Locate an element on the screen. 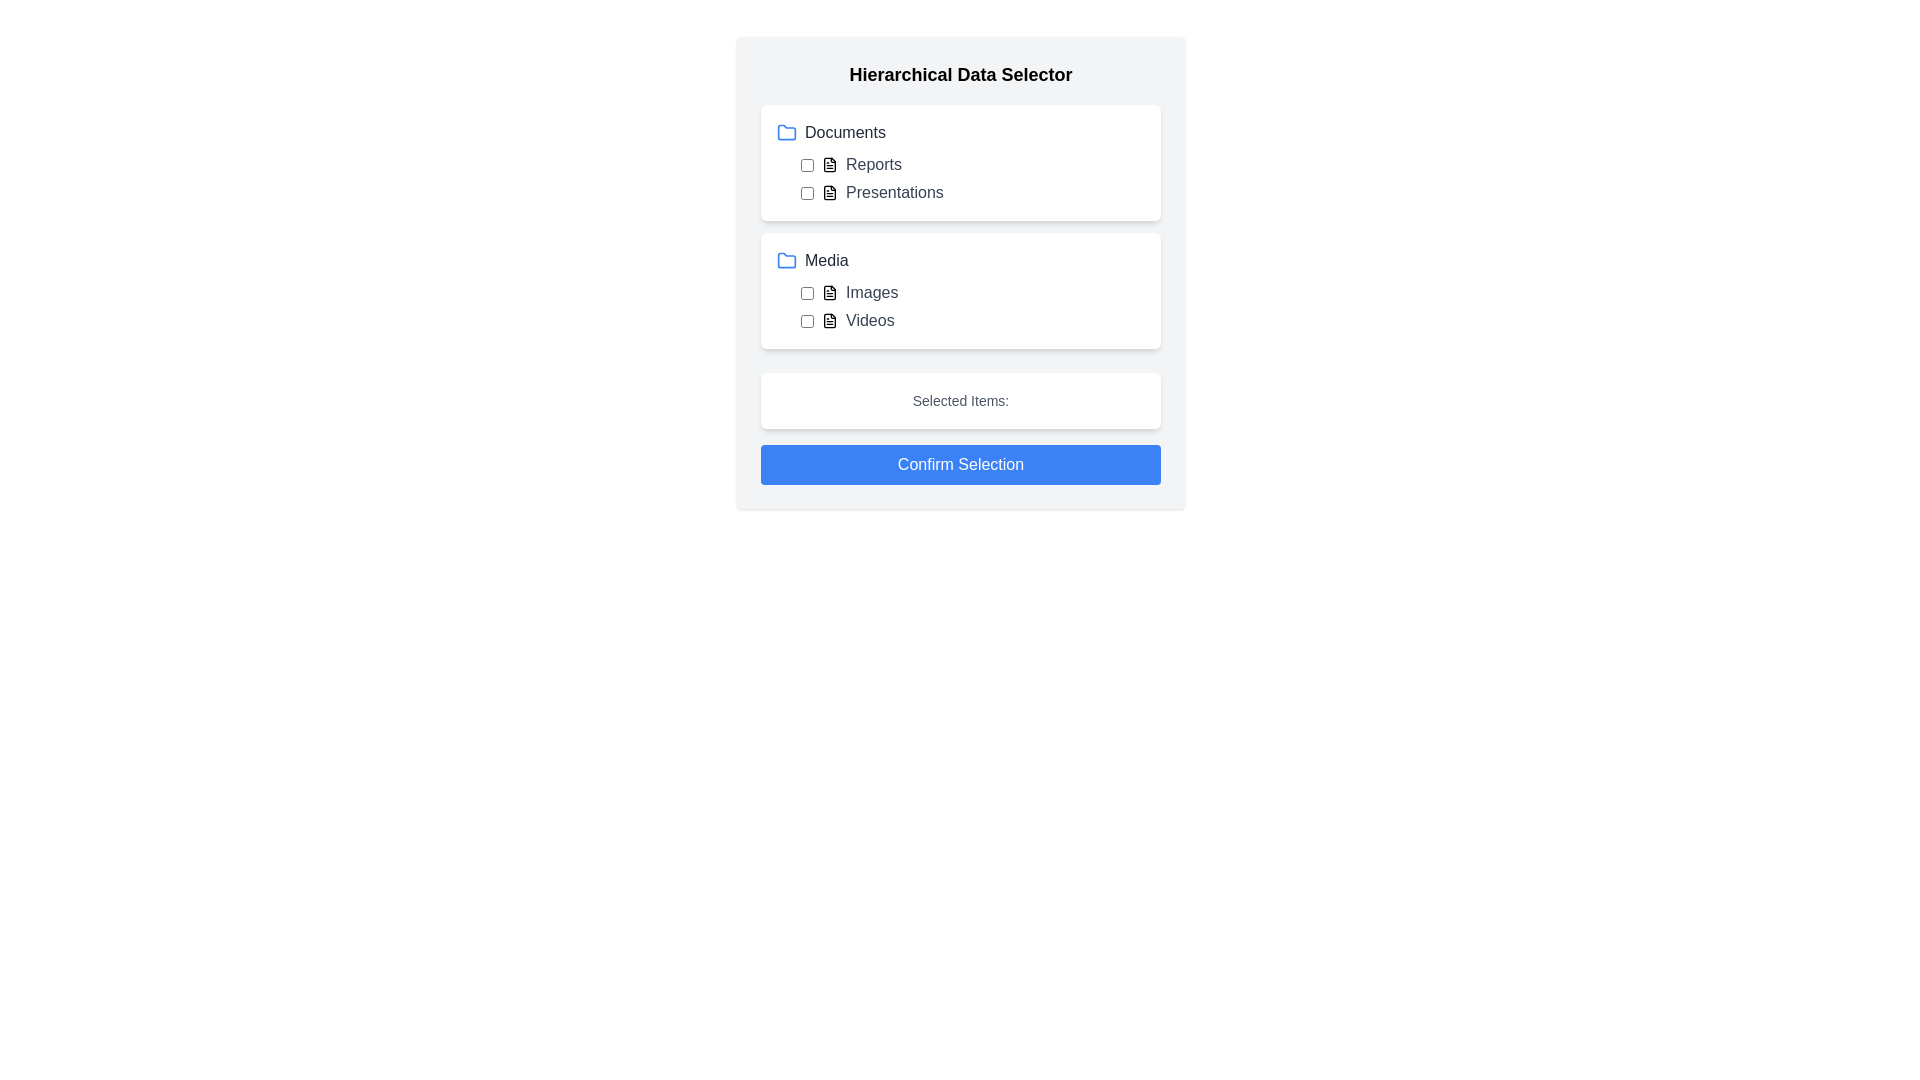  the document icon located to the left of the 'Reports' text in the hierarchical selector is located at coordinates (830, 164).